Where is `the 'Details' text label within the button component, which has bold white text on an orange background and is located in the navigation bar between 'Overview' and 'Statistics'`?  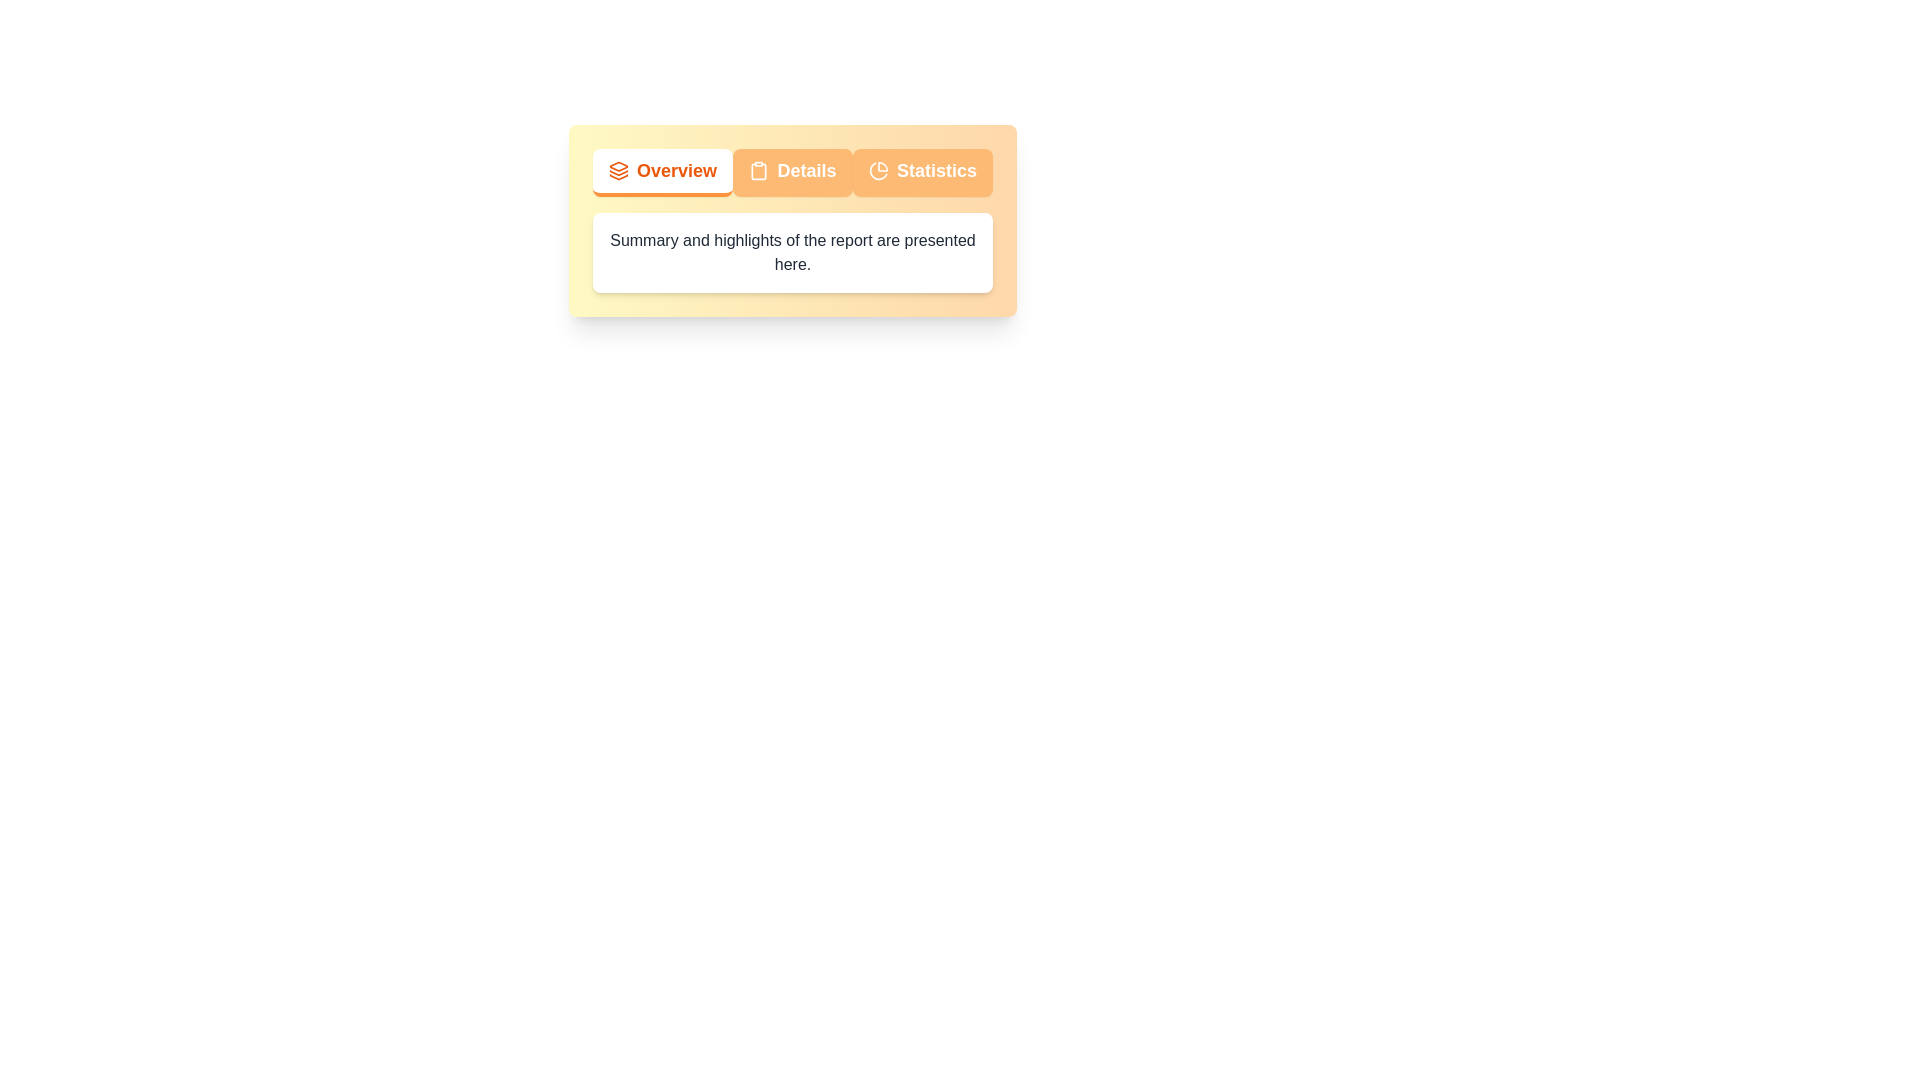
the 'Details' text label within the button component, which has bold white text on an orange background and is located in the navigation bar between 'Overview' and 'Statistics' is located at coordinates (806, 169).